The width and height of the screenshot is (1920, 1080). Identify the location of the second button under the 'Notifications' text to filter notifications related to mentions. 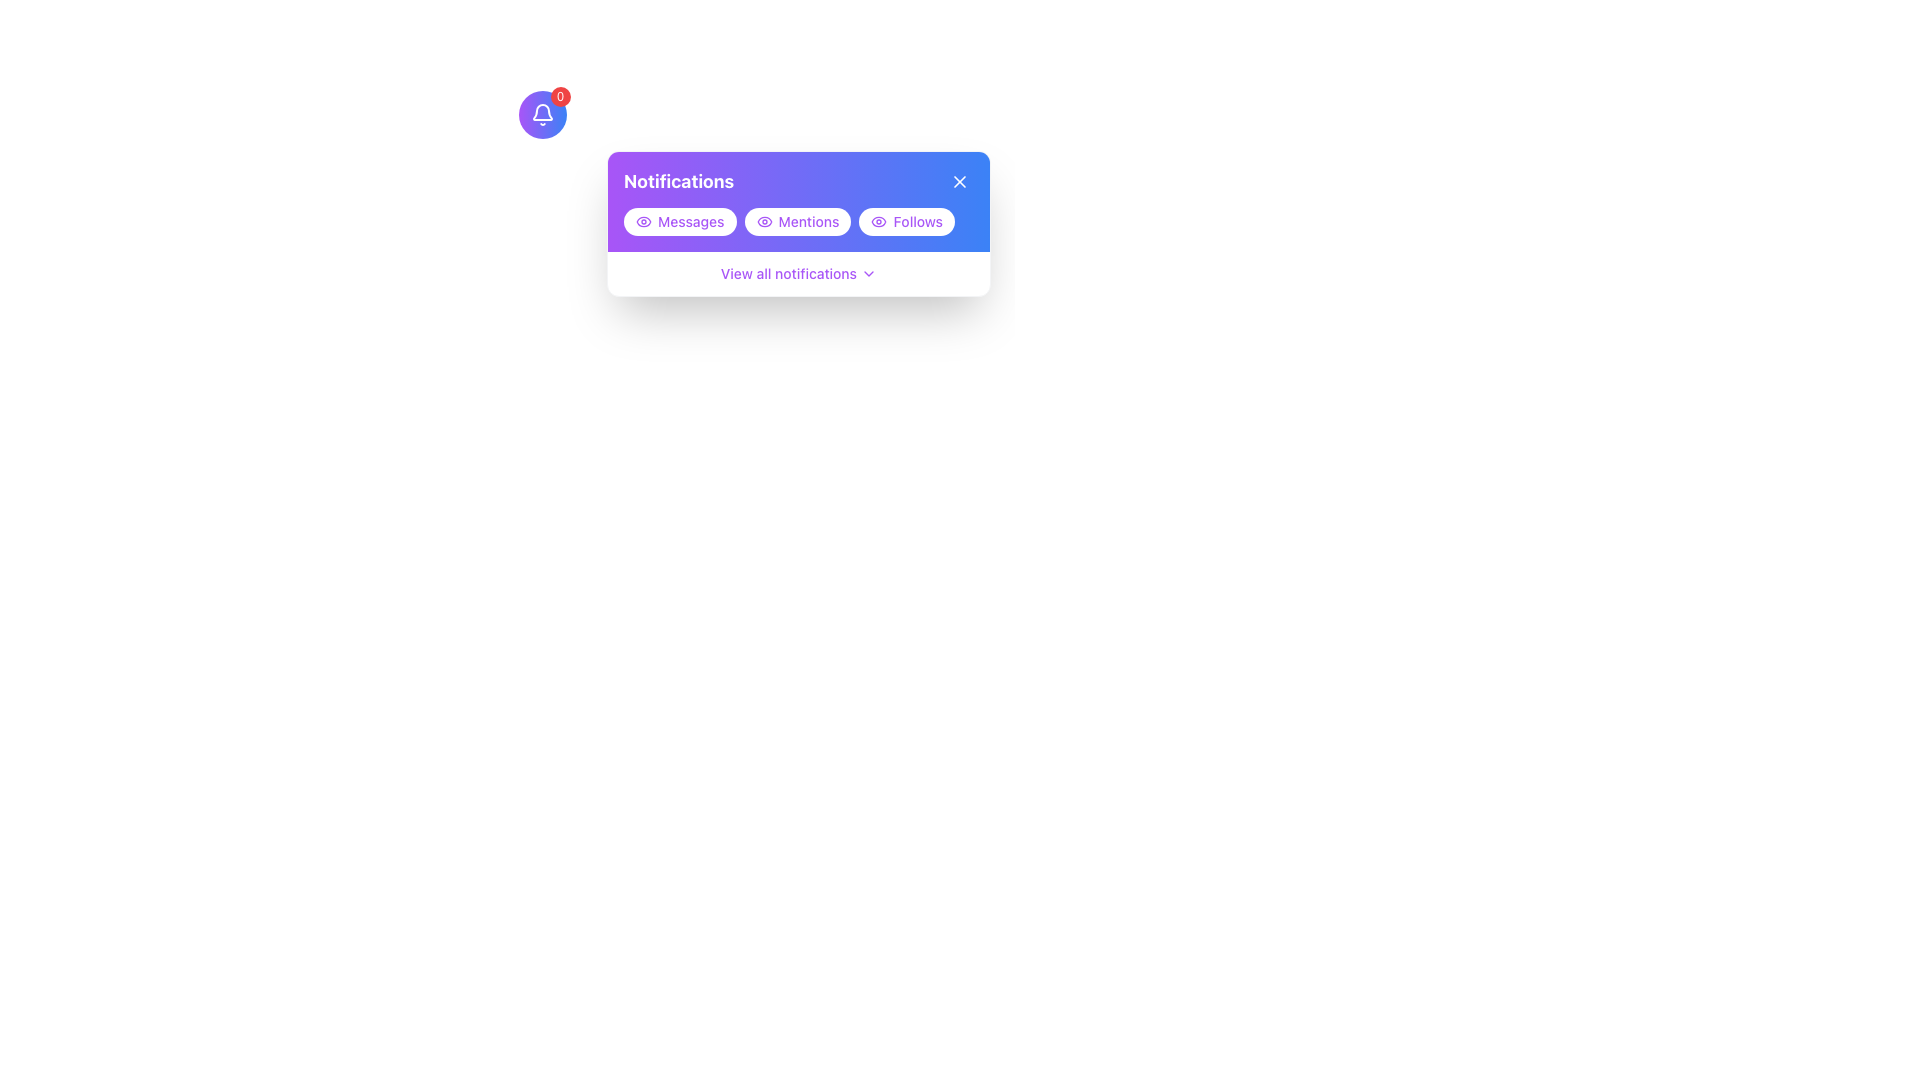
(796, 222).